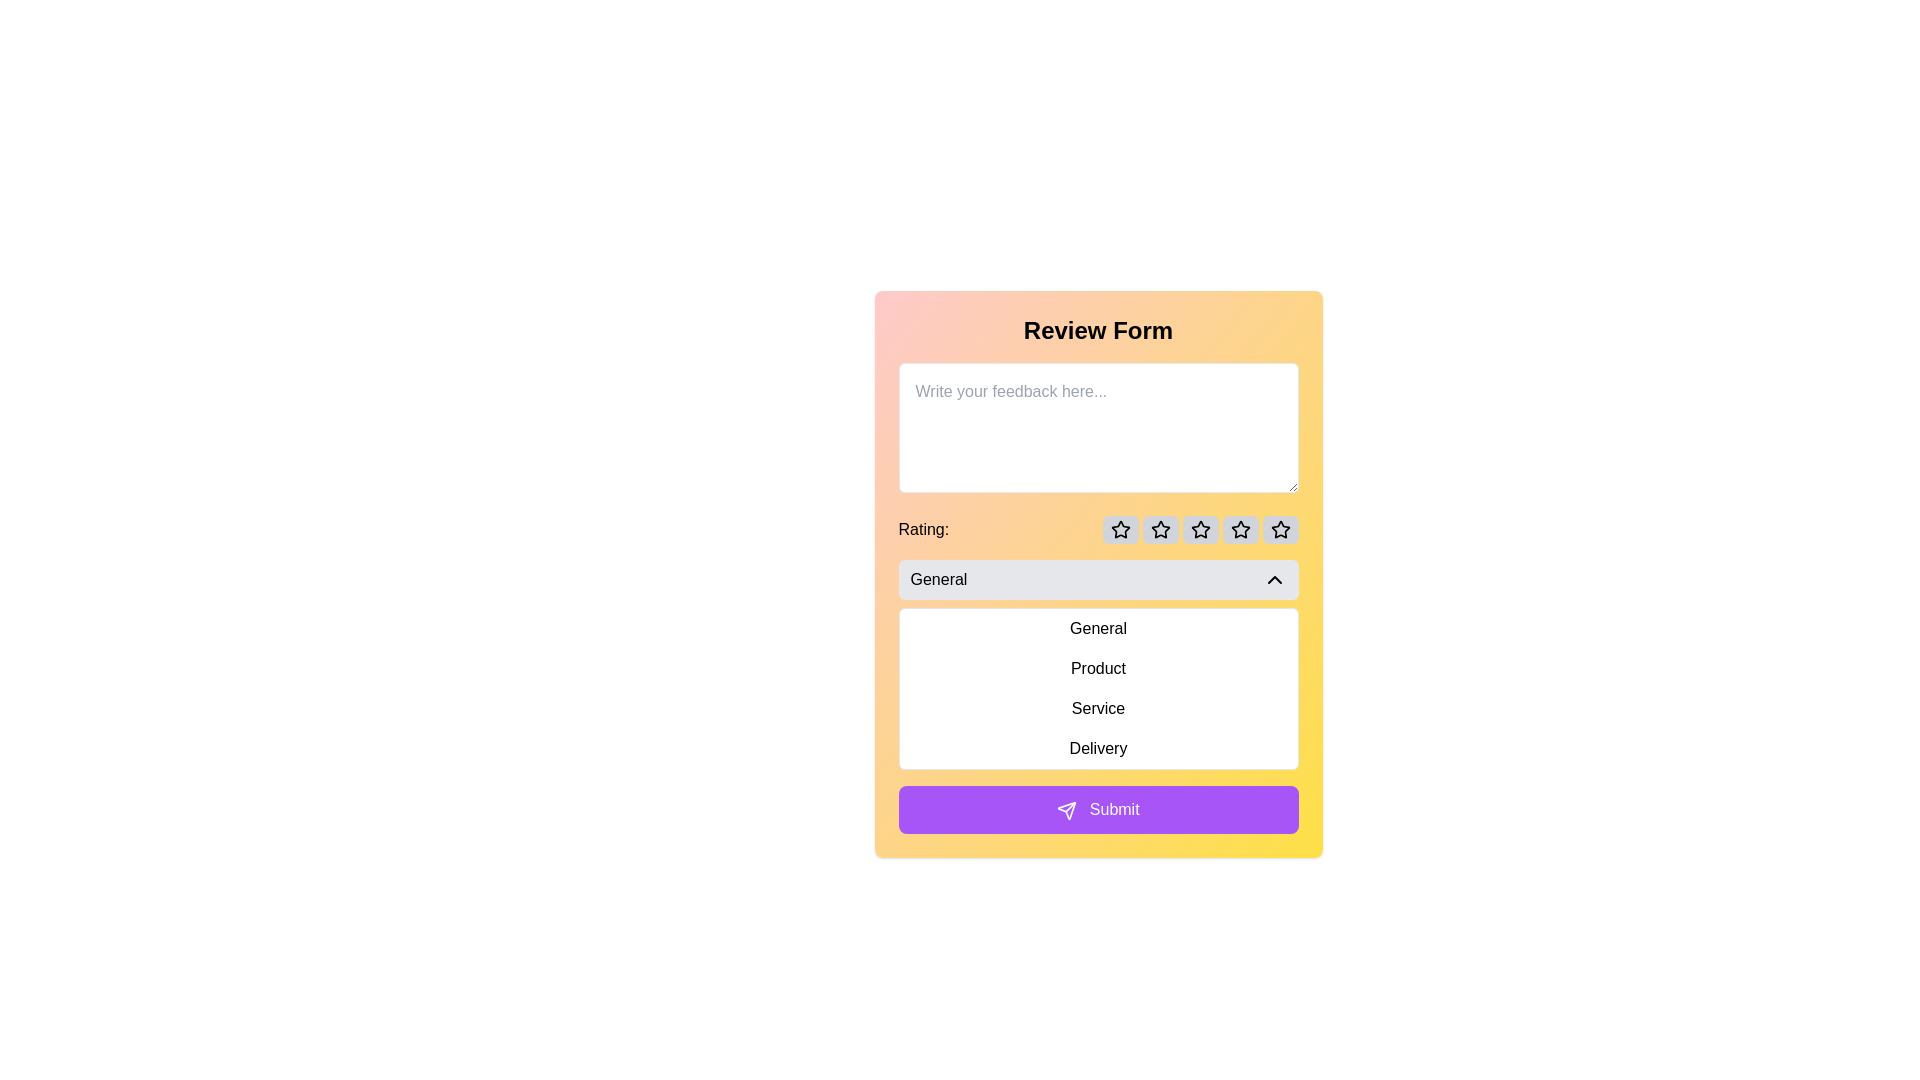 The image size is (1920, 1080). What do you see at coordinates (1097, 748) in the screenshot?
I see `the 'Delivery' option in the dropdown menu, which is the fourth item labeled with black text on a white background` at bounding box center [1097, 748].